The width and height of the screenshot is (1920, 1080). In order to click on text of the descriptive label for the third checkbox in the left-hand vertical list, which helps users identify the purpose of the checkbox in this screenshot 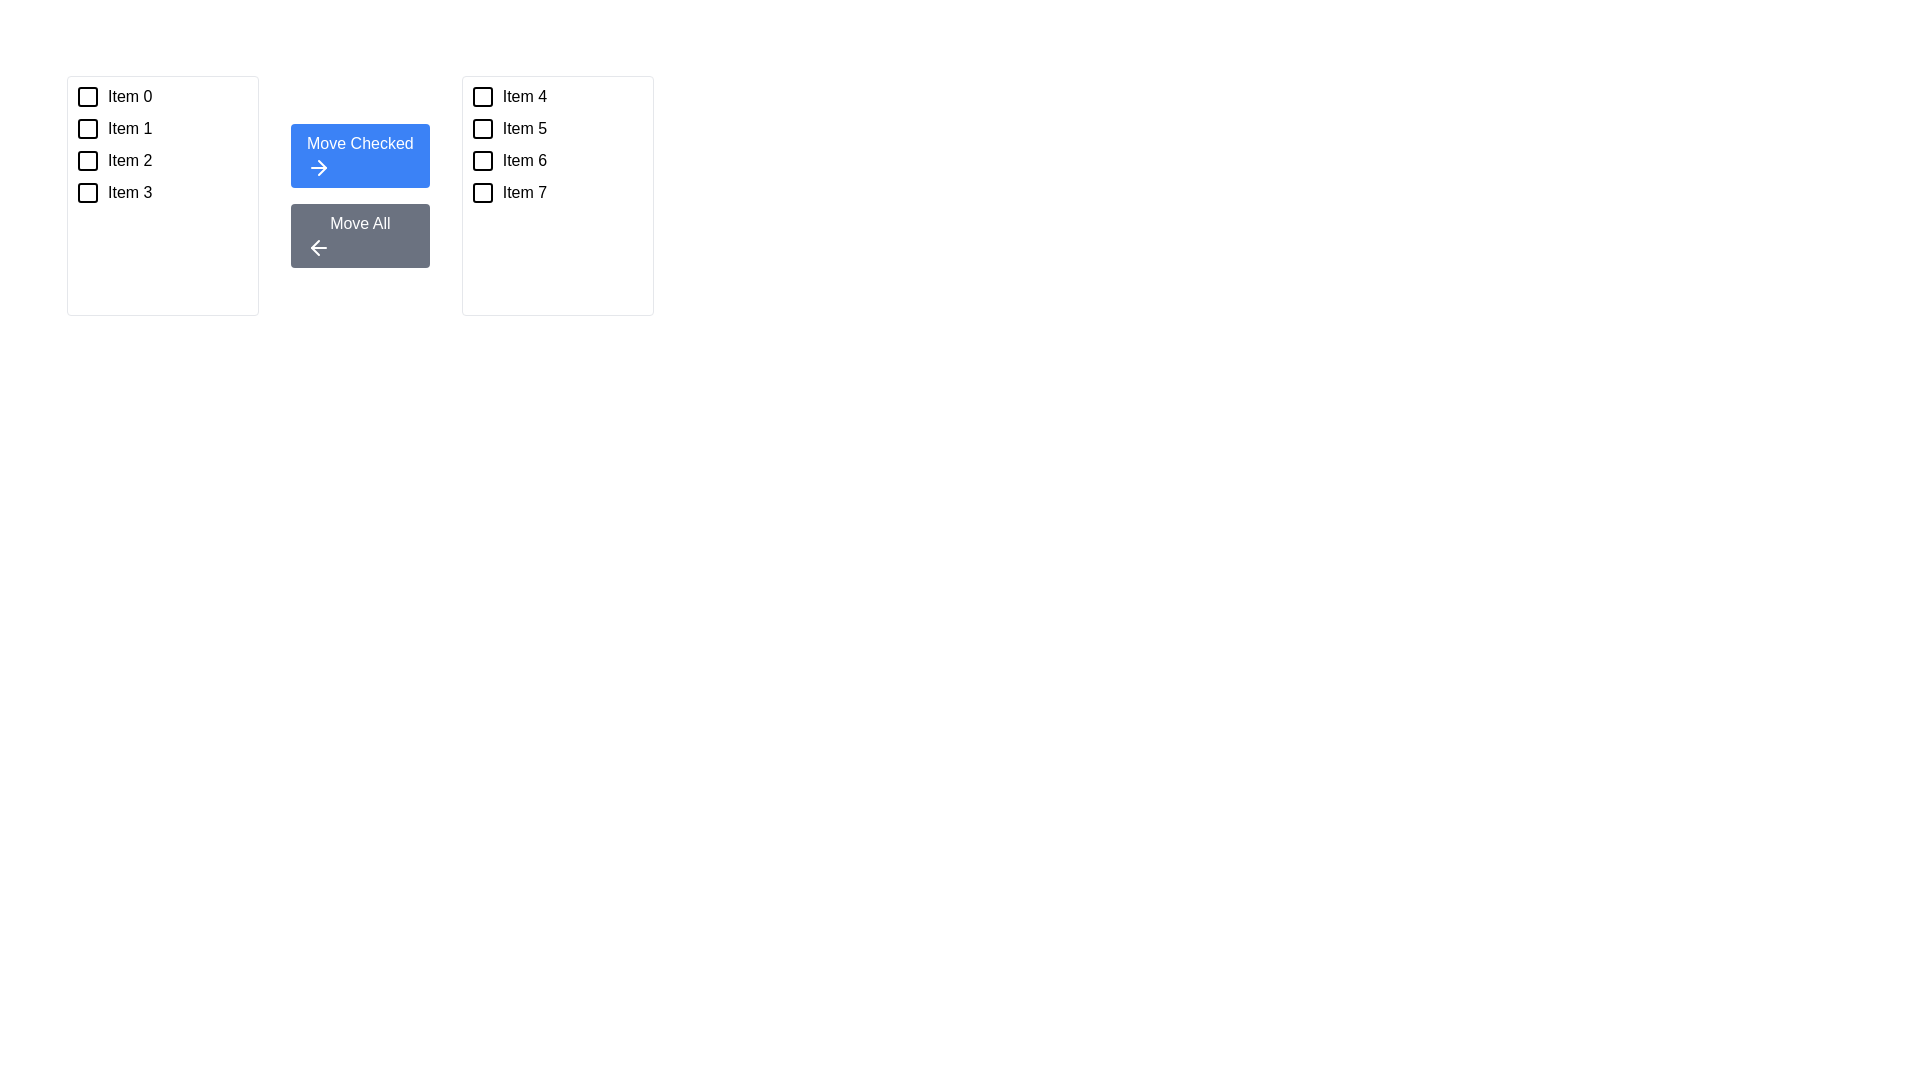, I will do `click(129, 160)`.